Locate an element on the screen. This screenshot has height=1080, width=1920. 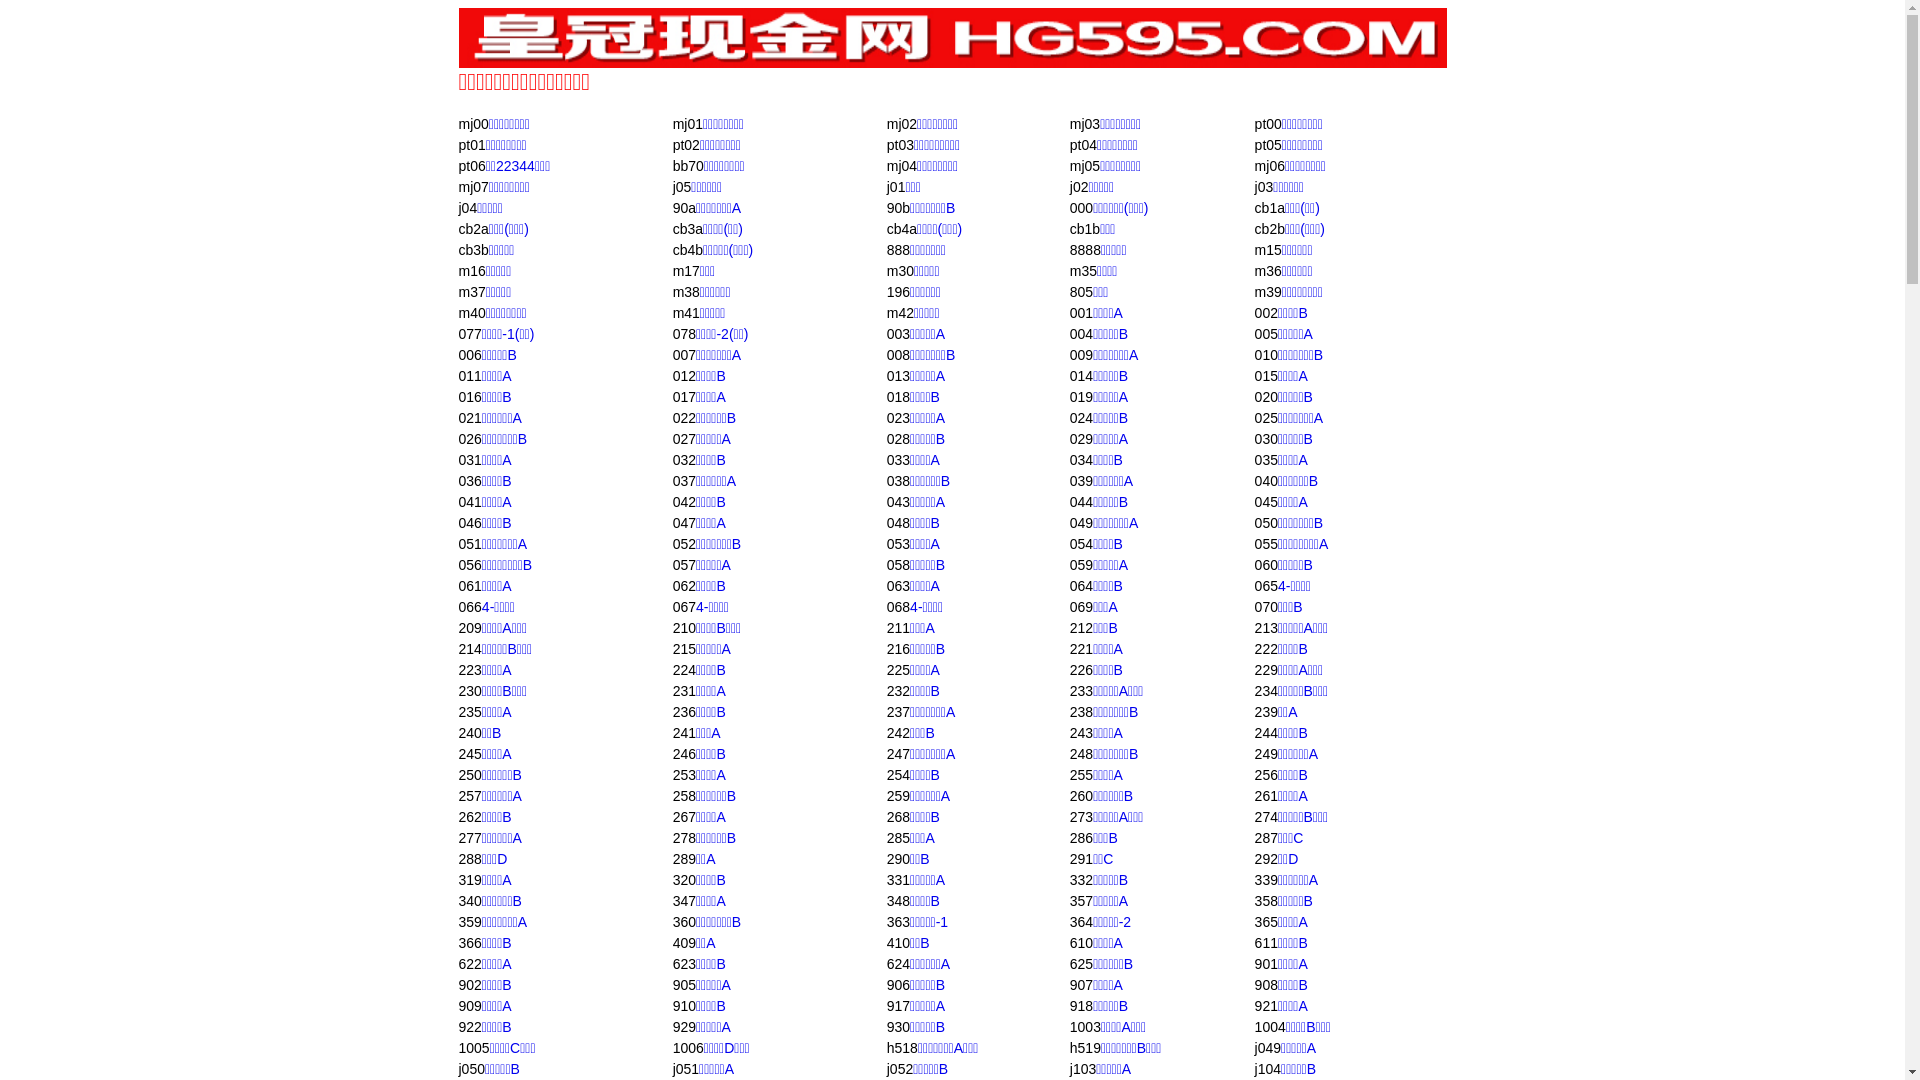
'358' is located at coordinates (1265, 901).